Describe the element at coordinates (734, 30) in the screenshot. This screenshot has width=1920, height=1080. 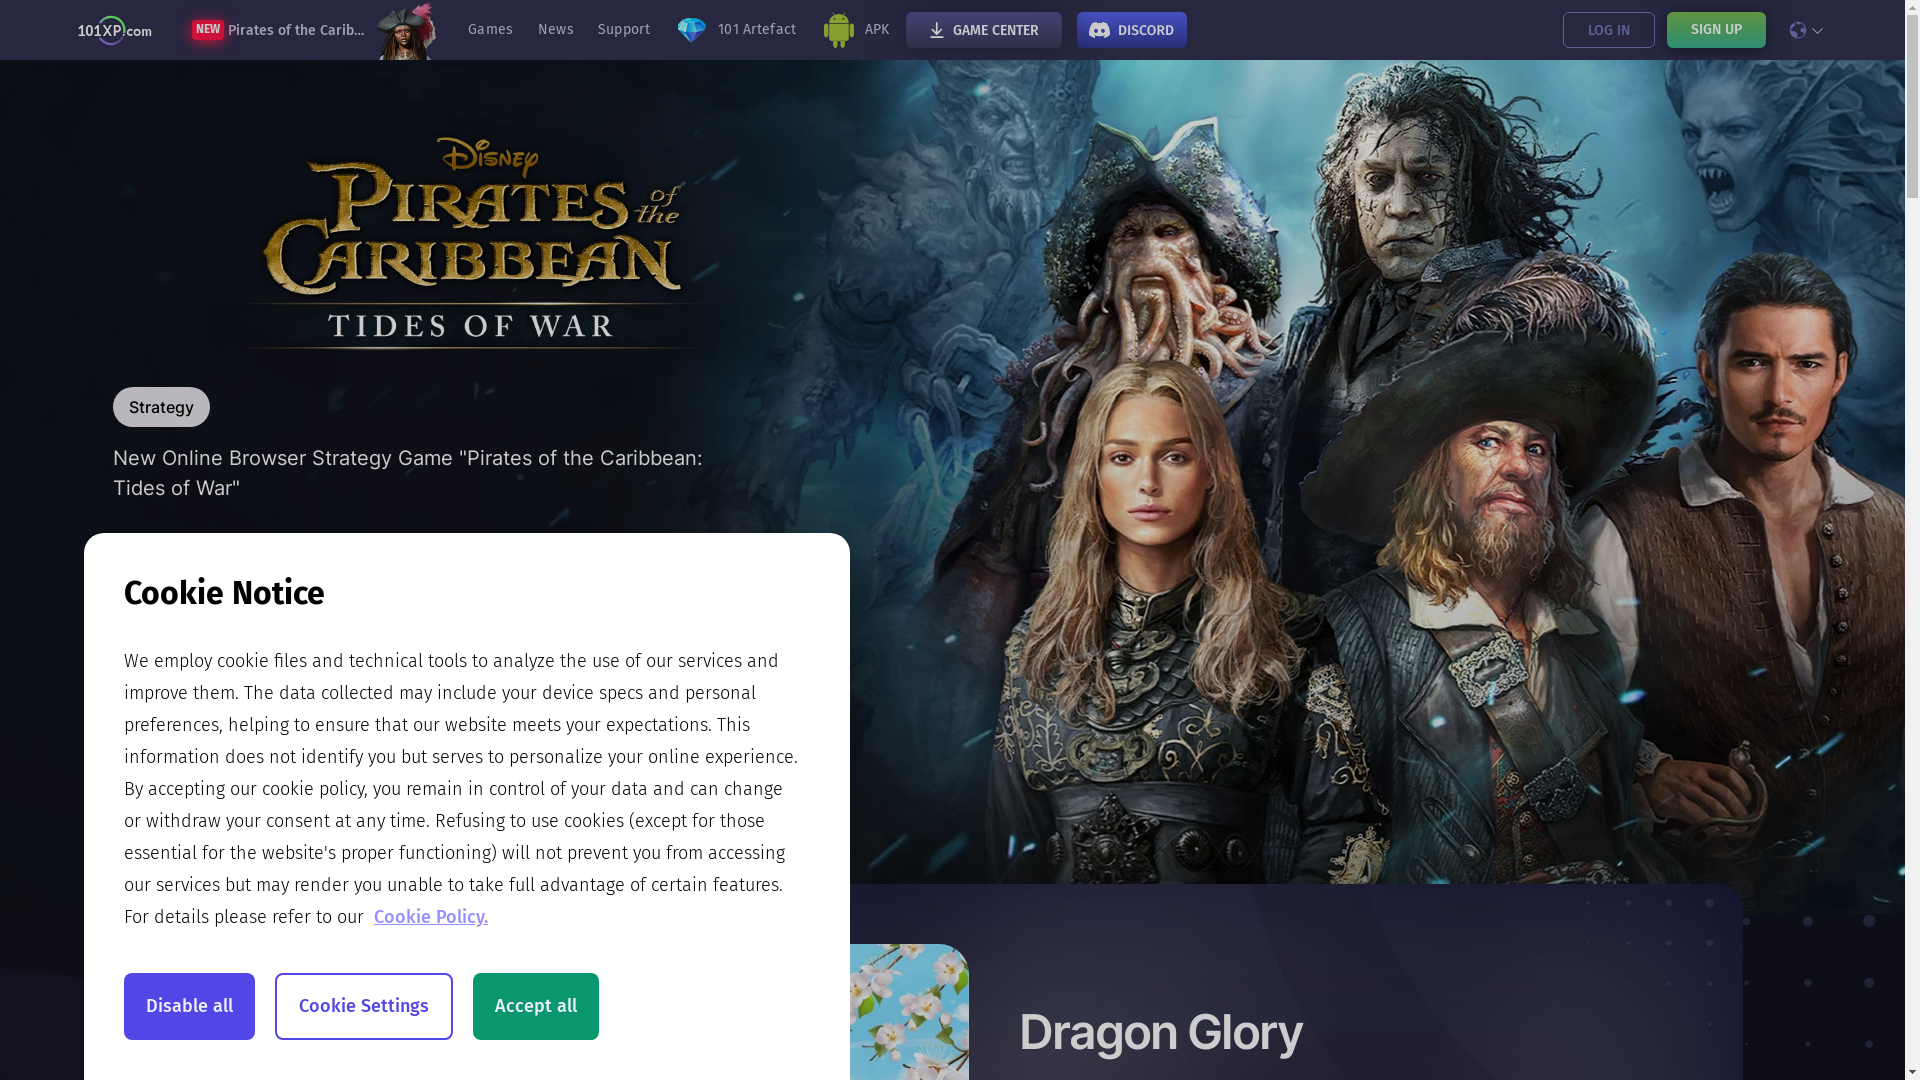
I see `'101 Artefact'` at that location.